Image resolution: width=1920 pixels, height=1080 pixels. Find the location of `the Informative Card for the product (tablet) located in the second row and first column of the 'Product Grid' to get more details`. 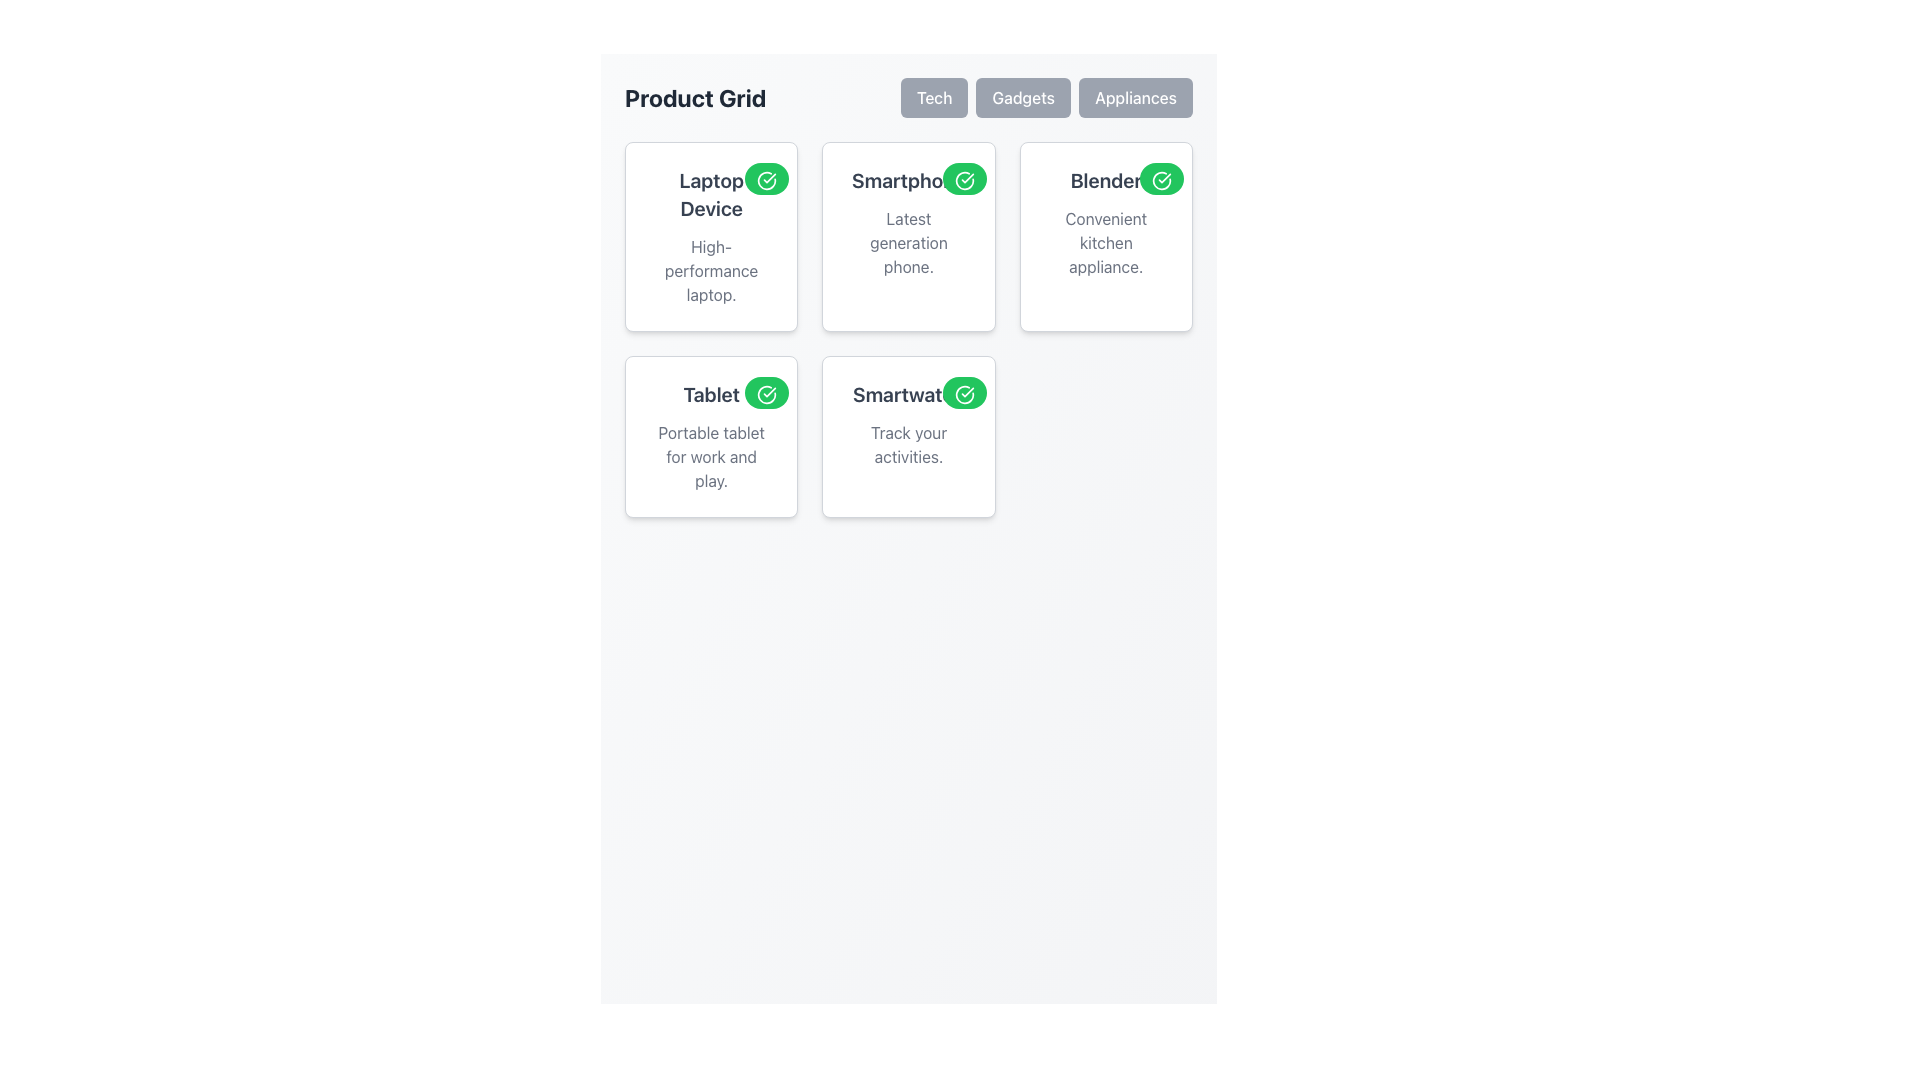

the Informative Card for the product (tablet) located in the second row and first column of the 'Product Grid' to get more details is located at coordinates (711, 435).